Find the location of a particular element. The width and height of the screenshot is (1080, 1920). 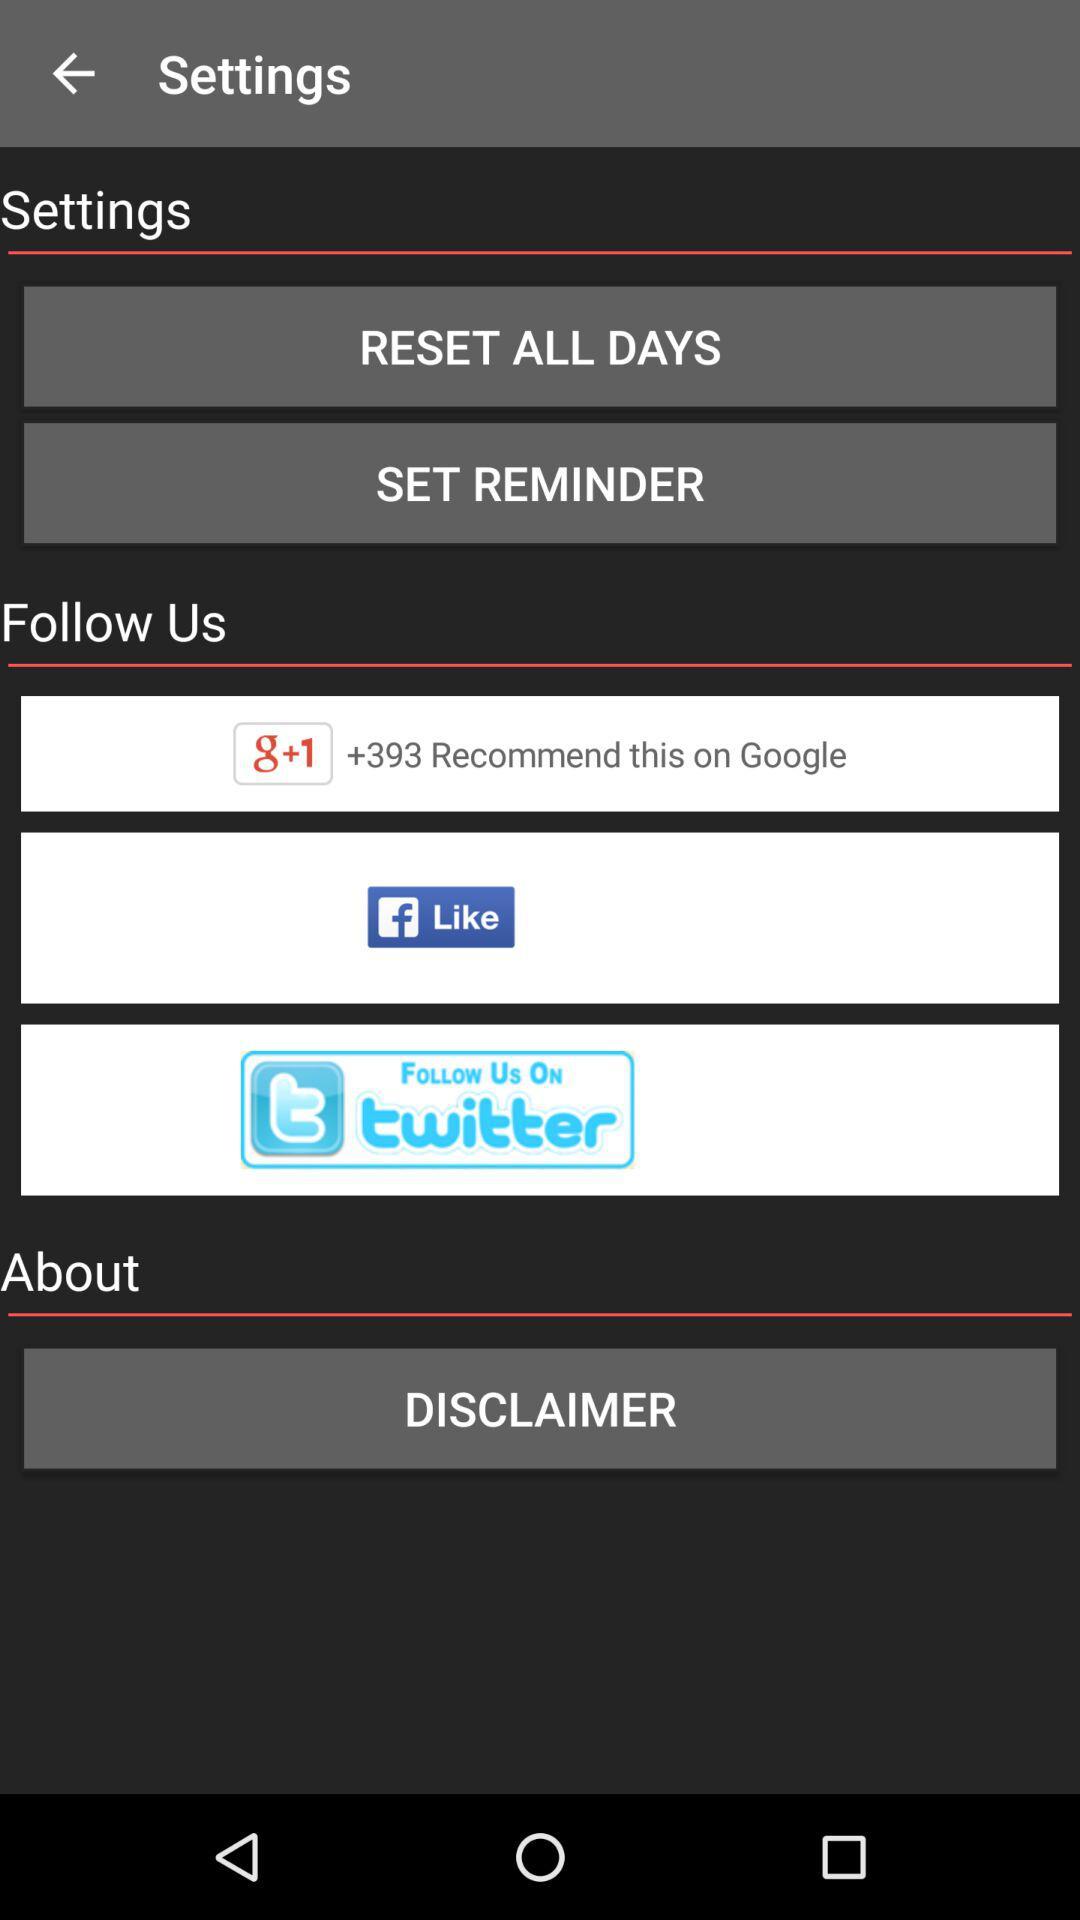

the icon above settings item is located at coordinates (72, 73).